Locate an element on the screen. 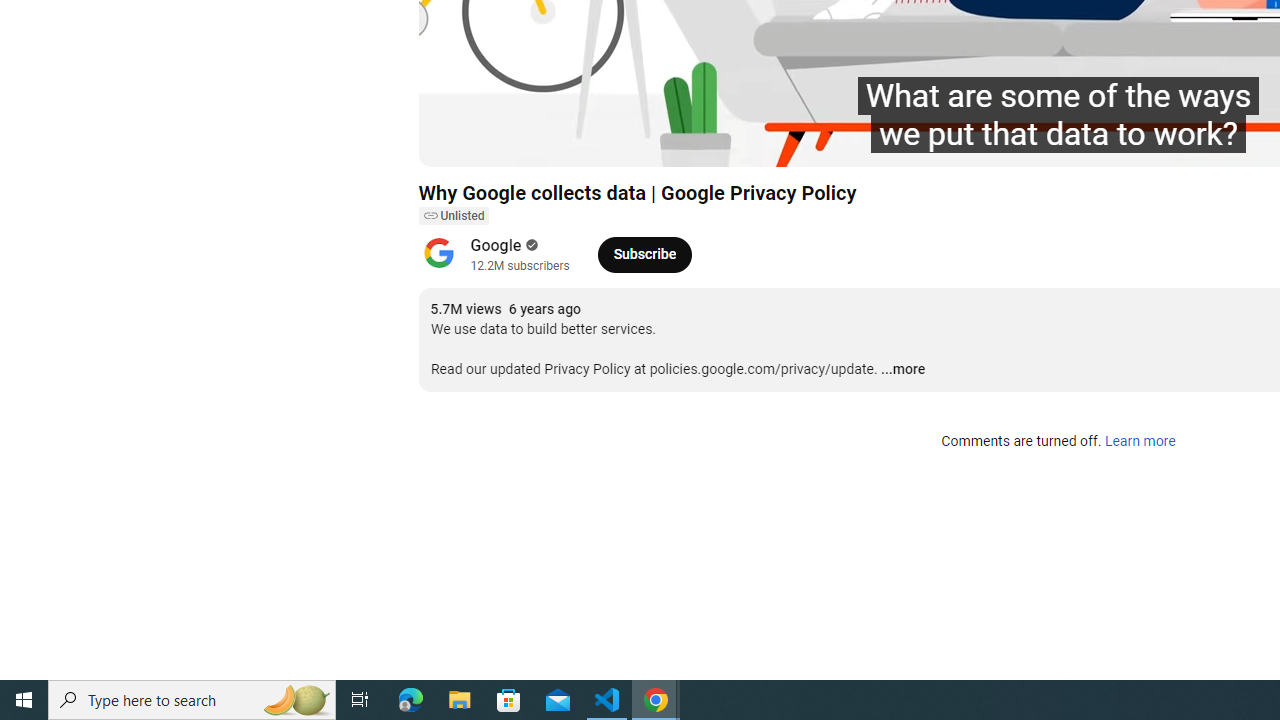 The height and width of the screenshot is (720, 1280). 'Mute (m)' is located at coordinates (548, 141).